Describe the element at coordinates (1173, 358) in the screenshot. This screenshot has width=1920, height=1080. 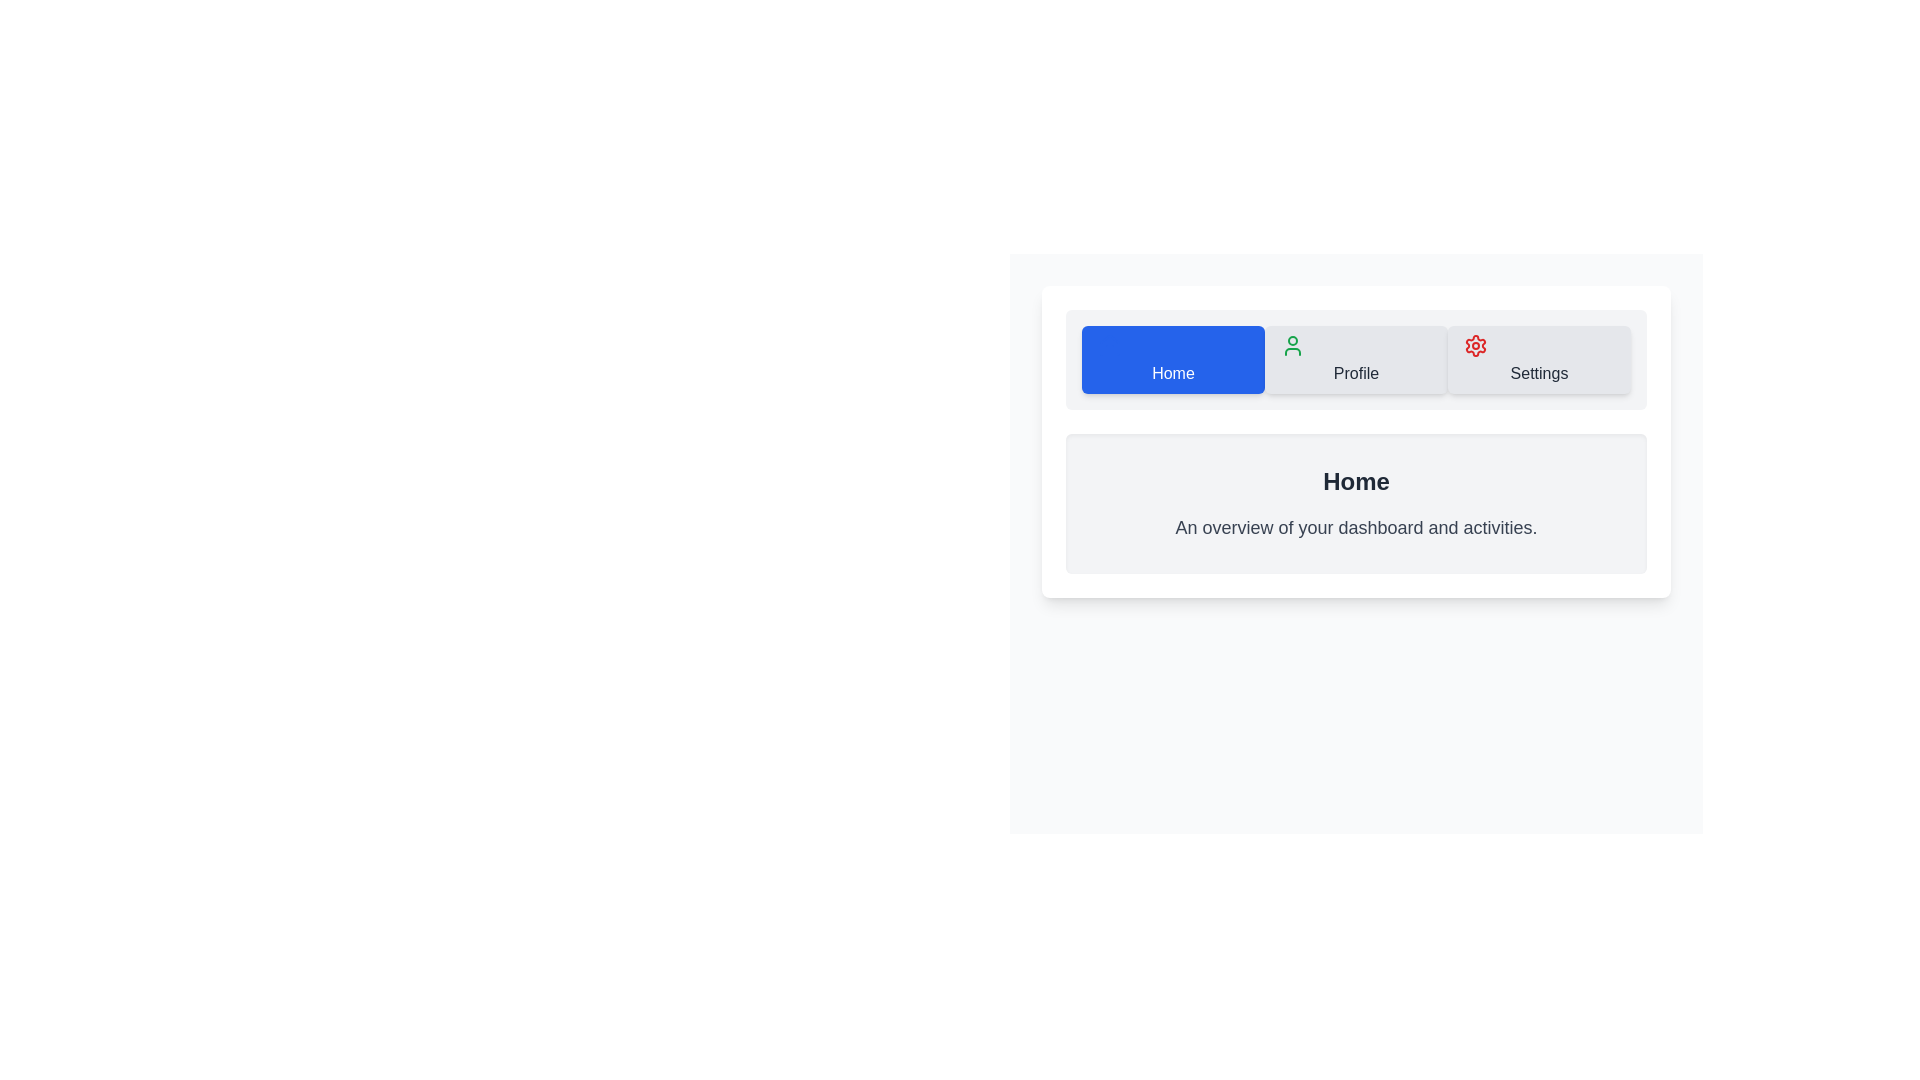
I see `the Home tab to observe its hover effect` at that location.